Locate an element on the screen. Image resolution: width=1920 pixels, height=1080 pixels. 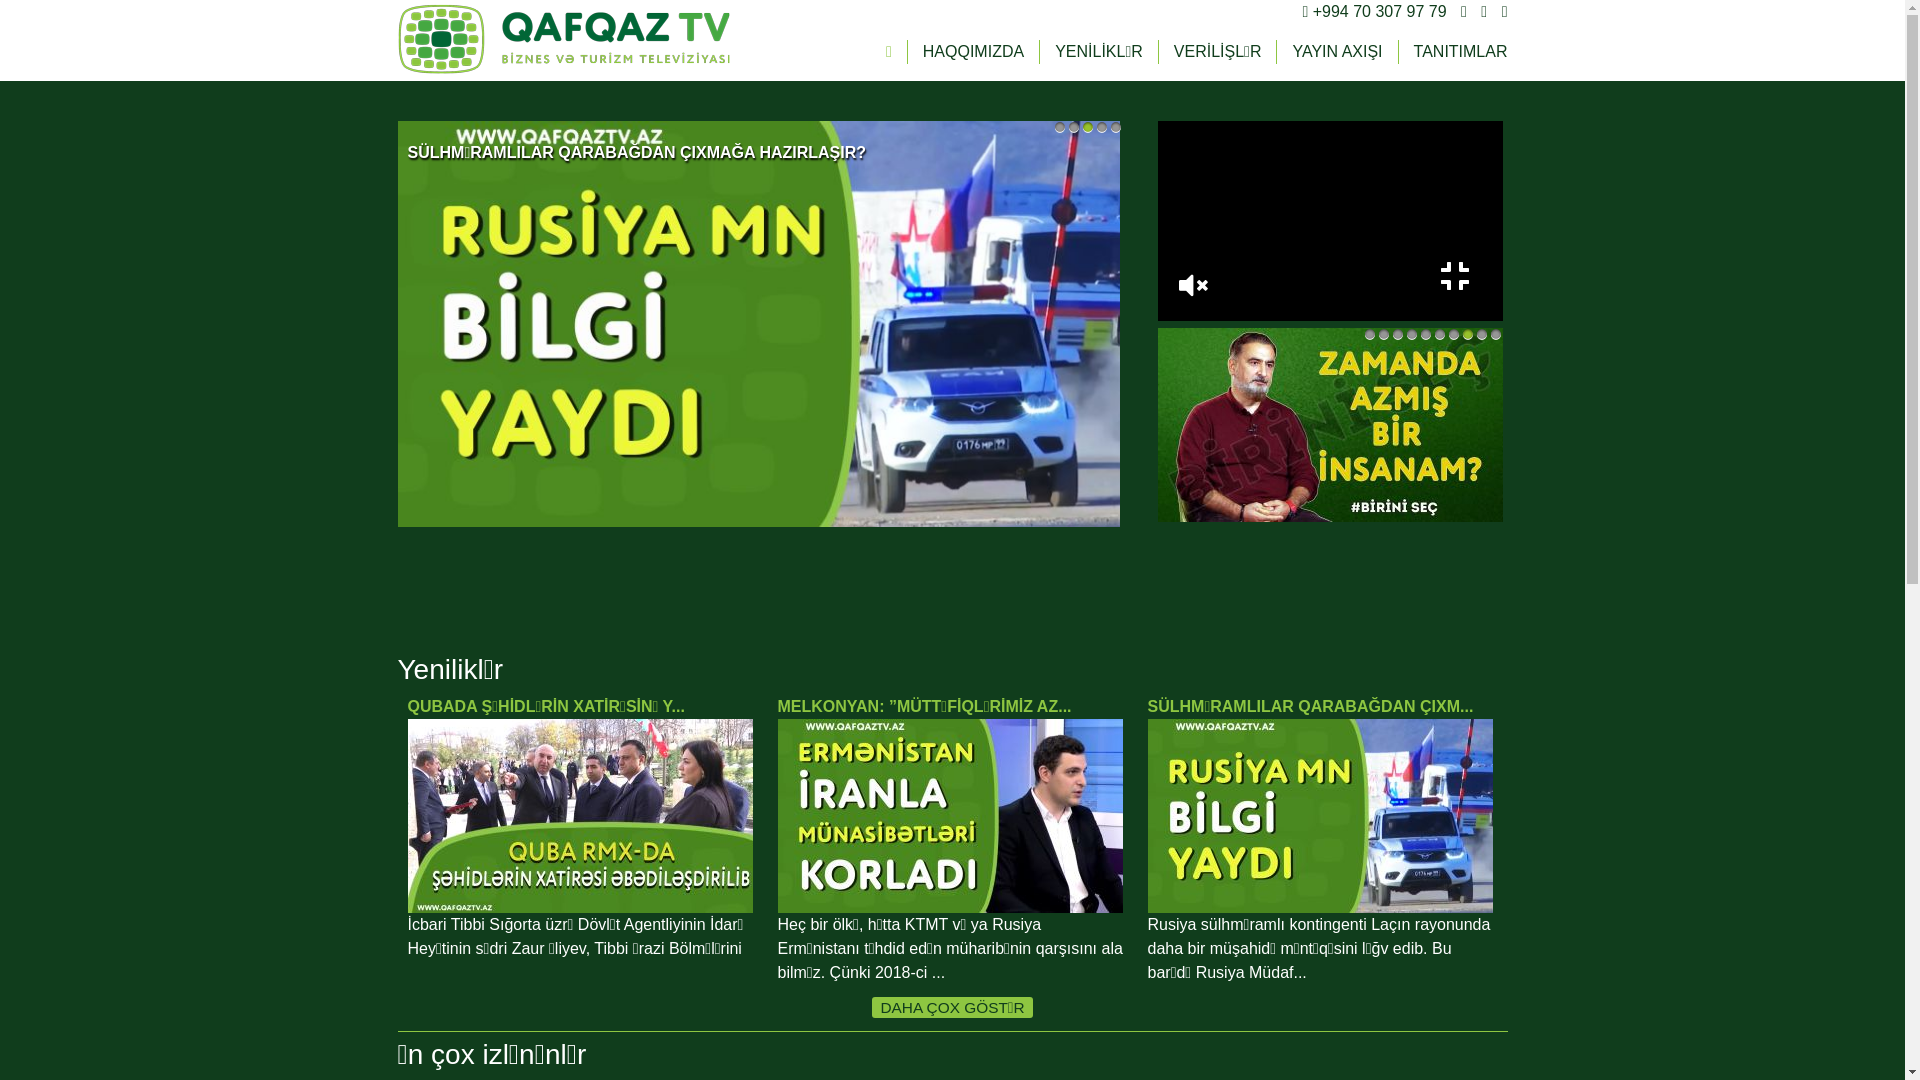
'3' is located at coordinates (1396, 333).